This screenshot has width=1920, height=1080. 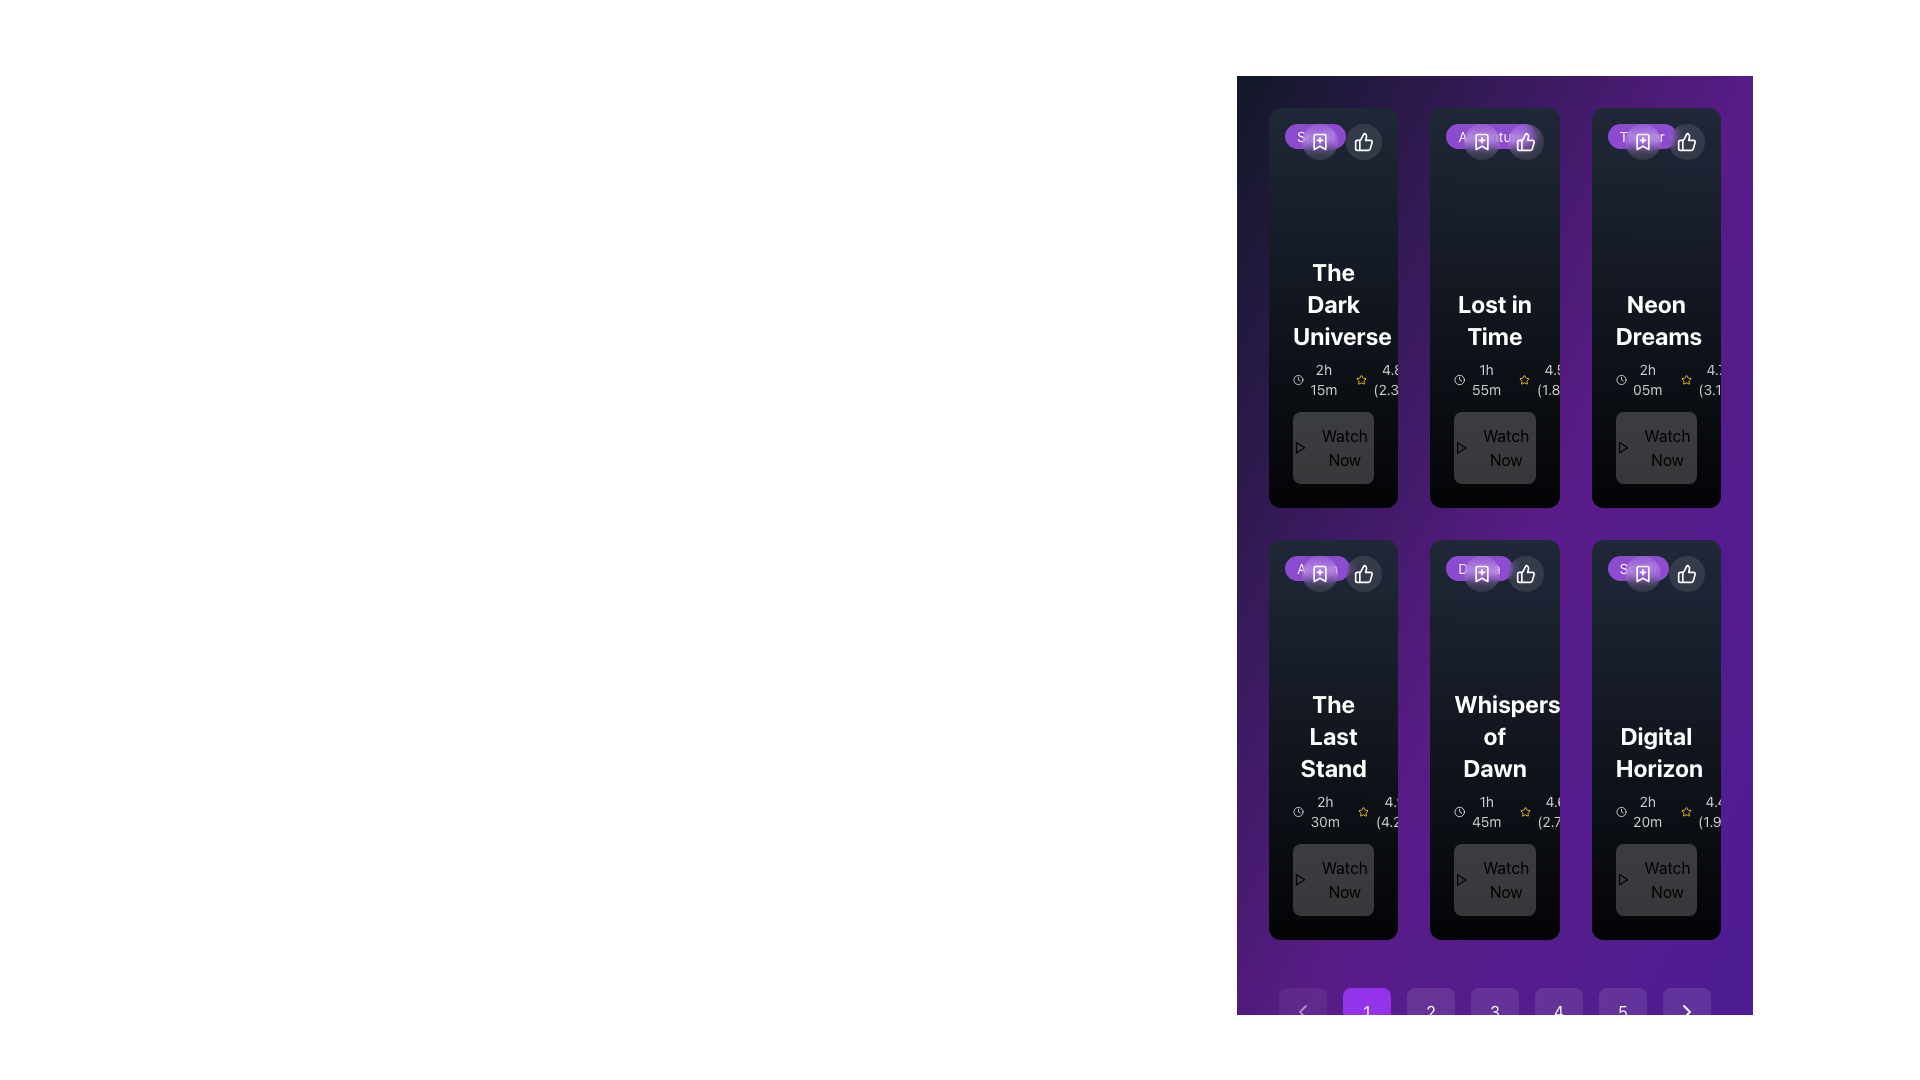 What do you see at coordinates (1524, 141) in the screenshot?
I see `the thumbs-up icon, which is a circular button with a white outline and a semi-transparent dark background, located in the top-right area of a card layout, to like the item` at bounding box center [1524, 141].